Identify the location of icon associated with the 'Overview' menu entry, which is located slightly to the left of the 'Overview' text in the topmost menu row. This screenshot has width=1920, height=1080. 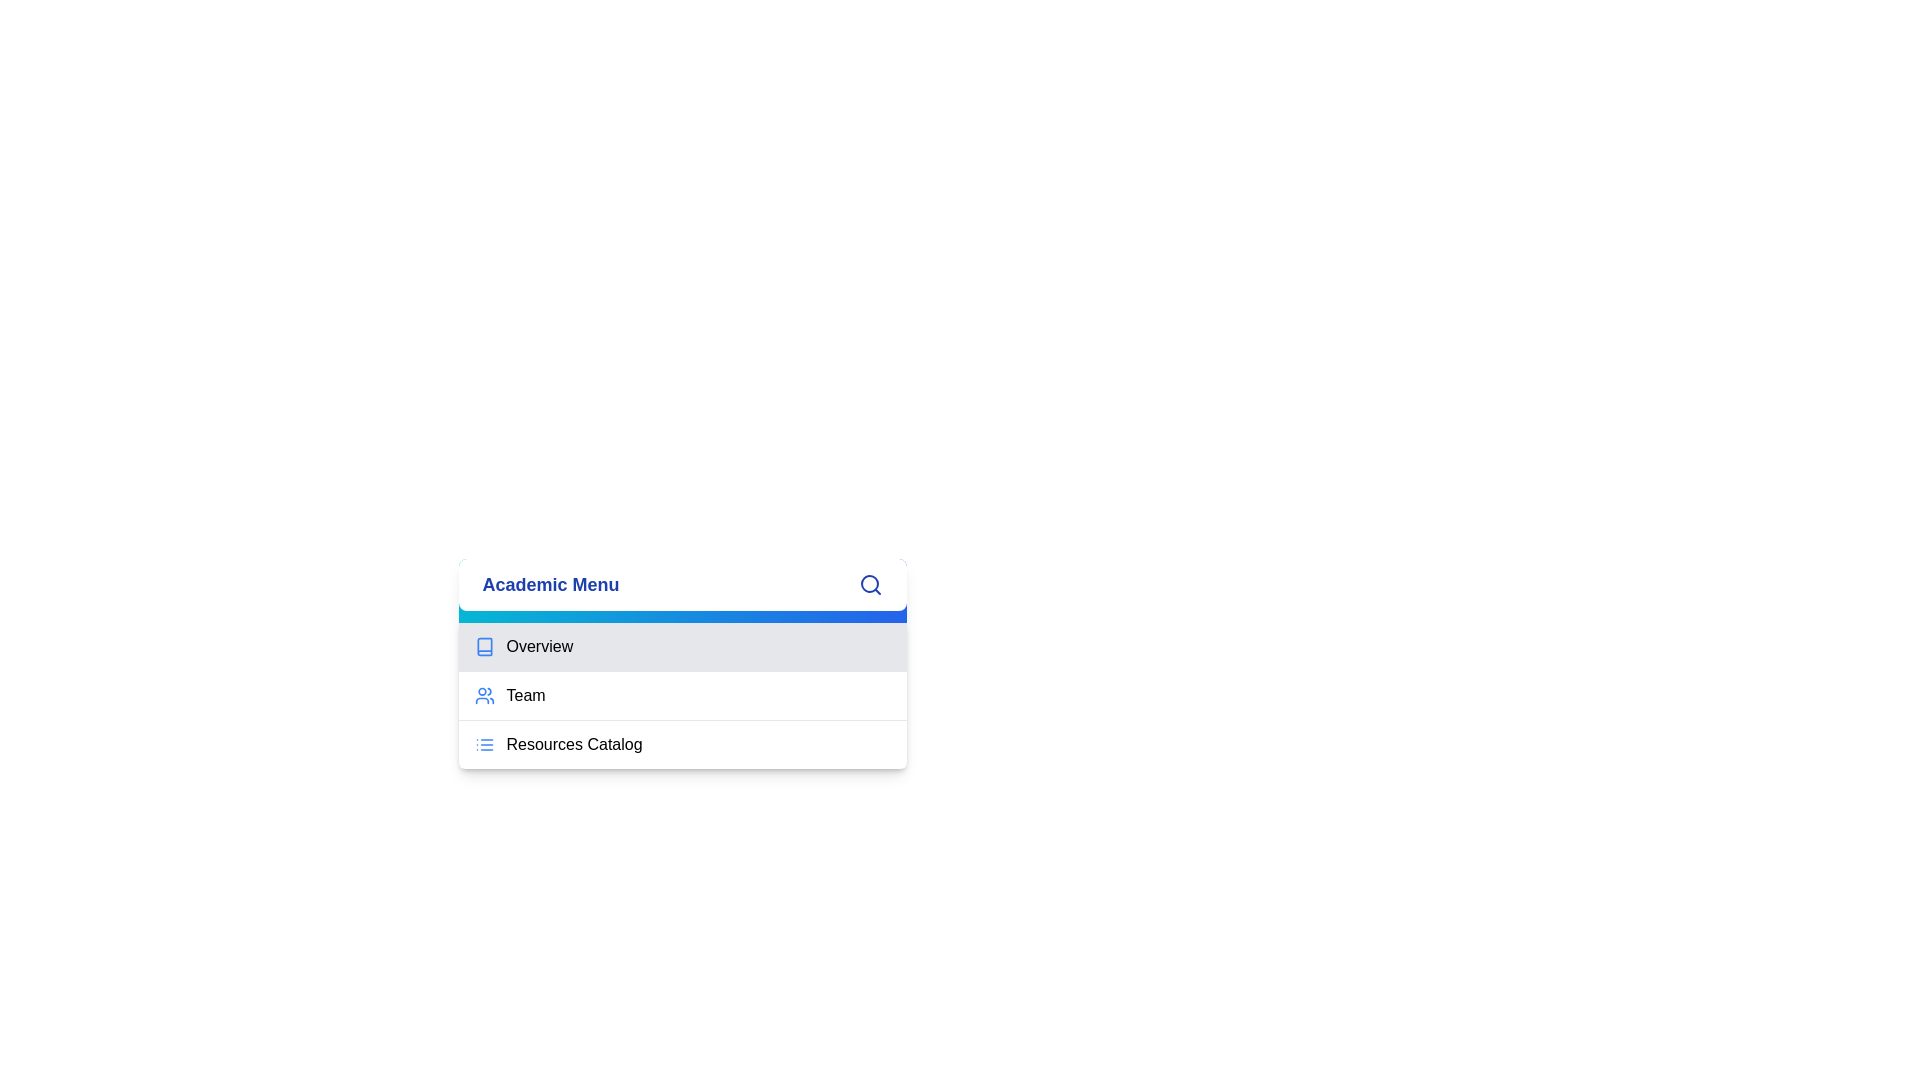
(484, 647).